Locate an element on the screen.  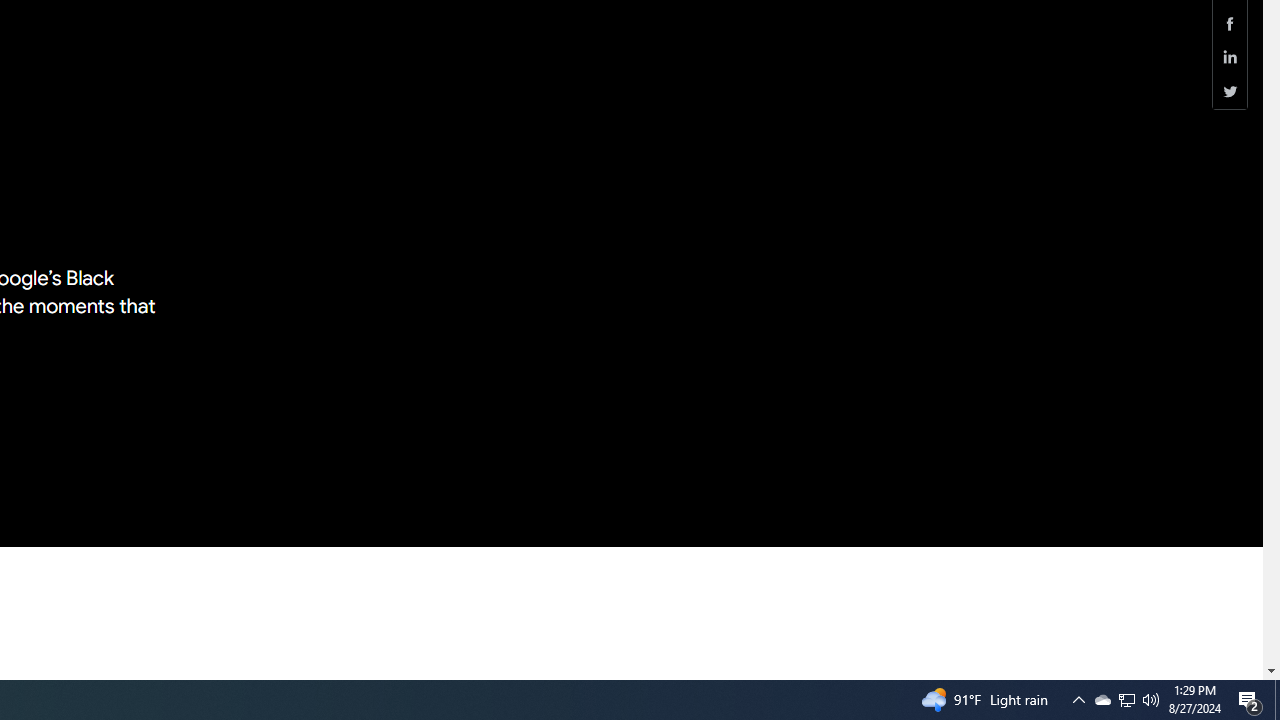
'Share this page (LinkedIn)' is located at coordinates (1229, 56).